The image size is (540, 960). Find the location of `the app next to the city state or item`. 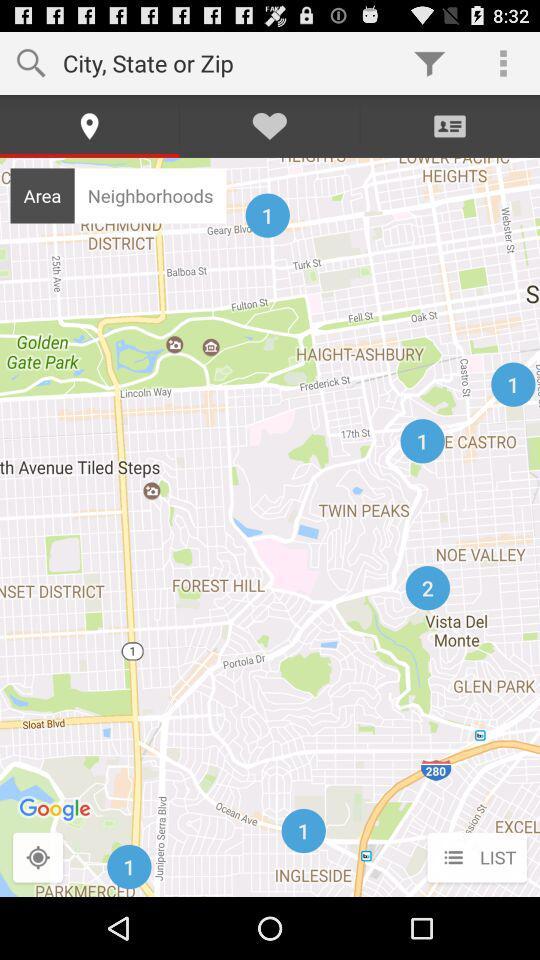

the app next to the city state or item is located at coordinates (428, 62).